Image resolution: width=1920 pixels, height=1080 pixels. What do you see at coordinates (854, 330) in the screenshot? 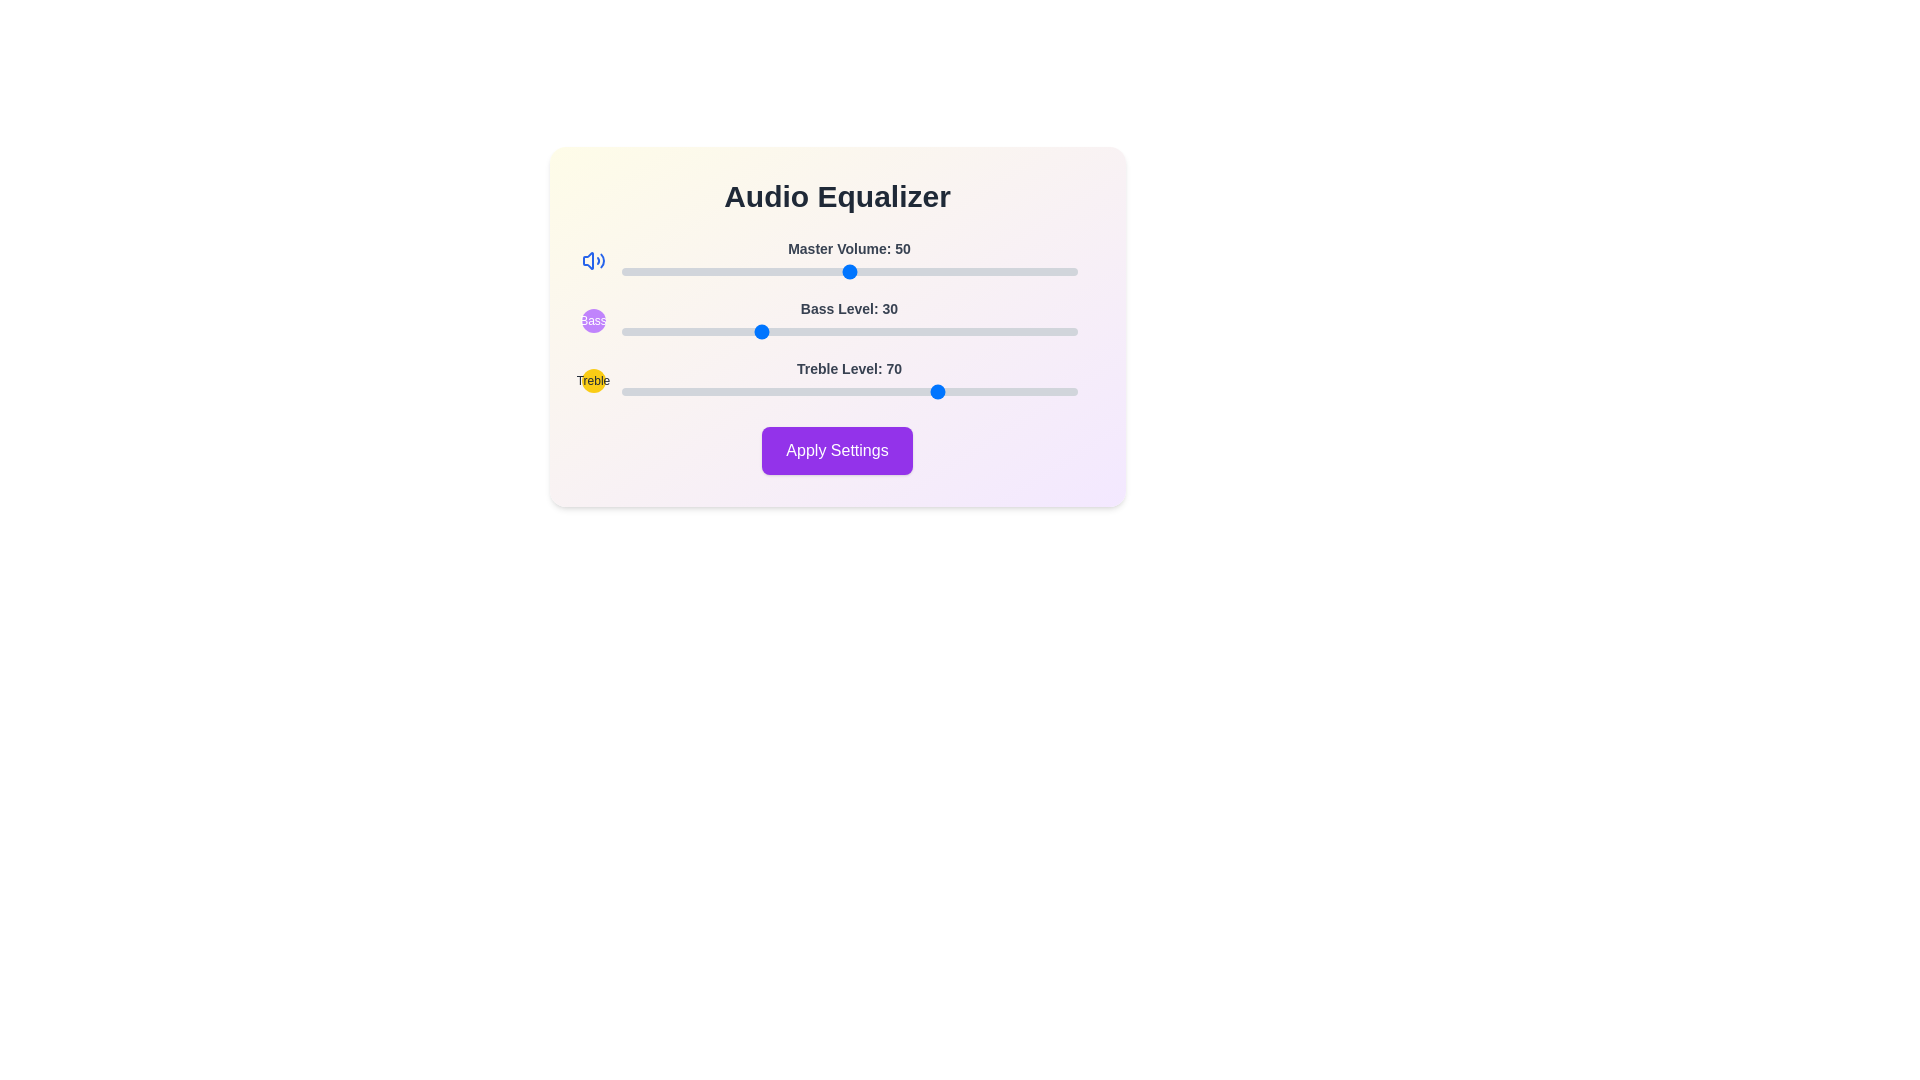
I see `the bass level` at bounding box center [854, 330].